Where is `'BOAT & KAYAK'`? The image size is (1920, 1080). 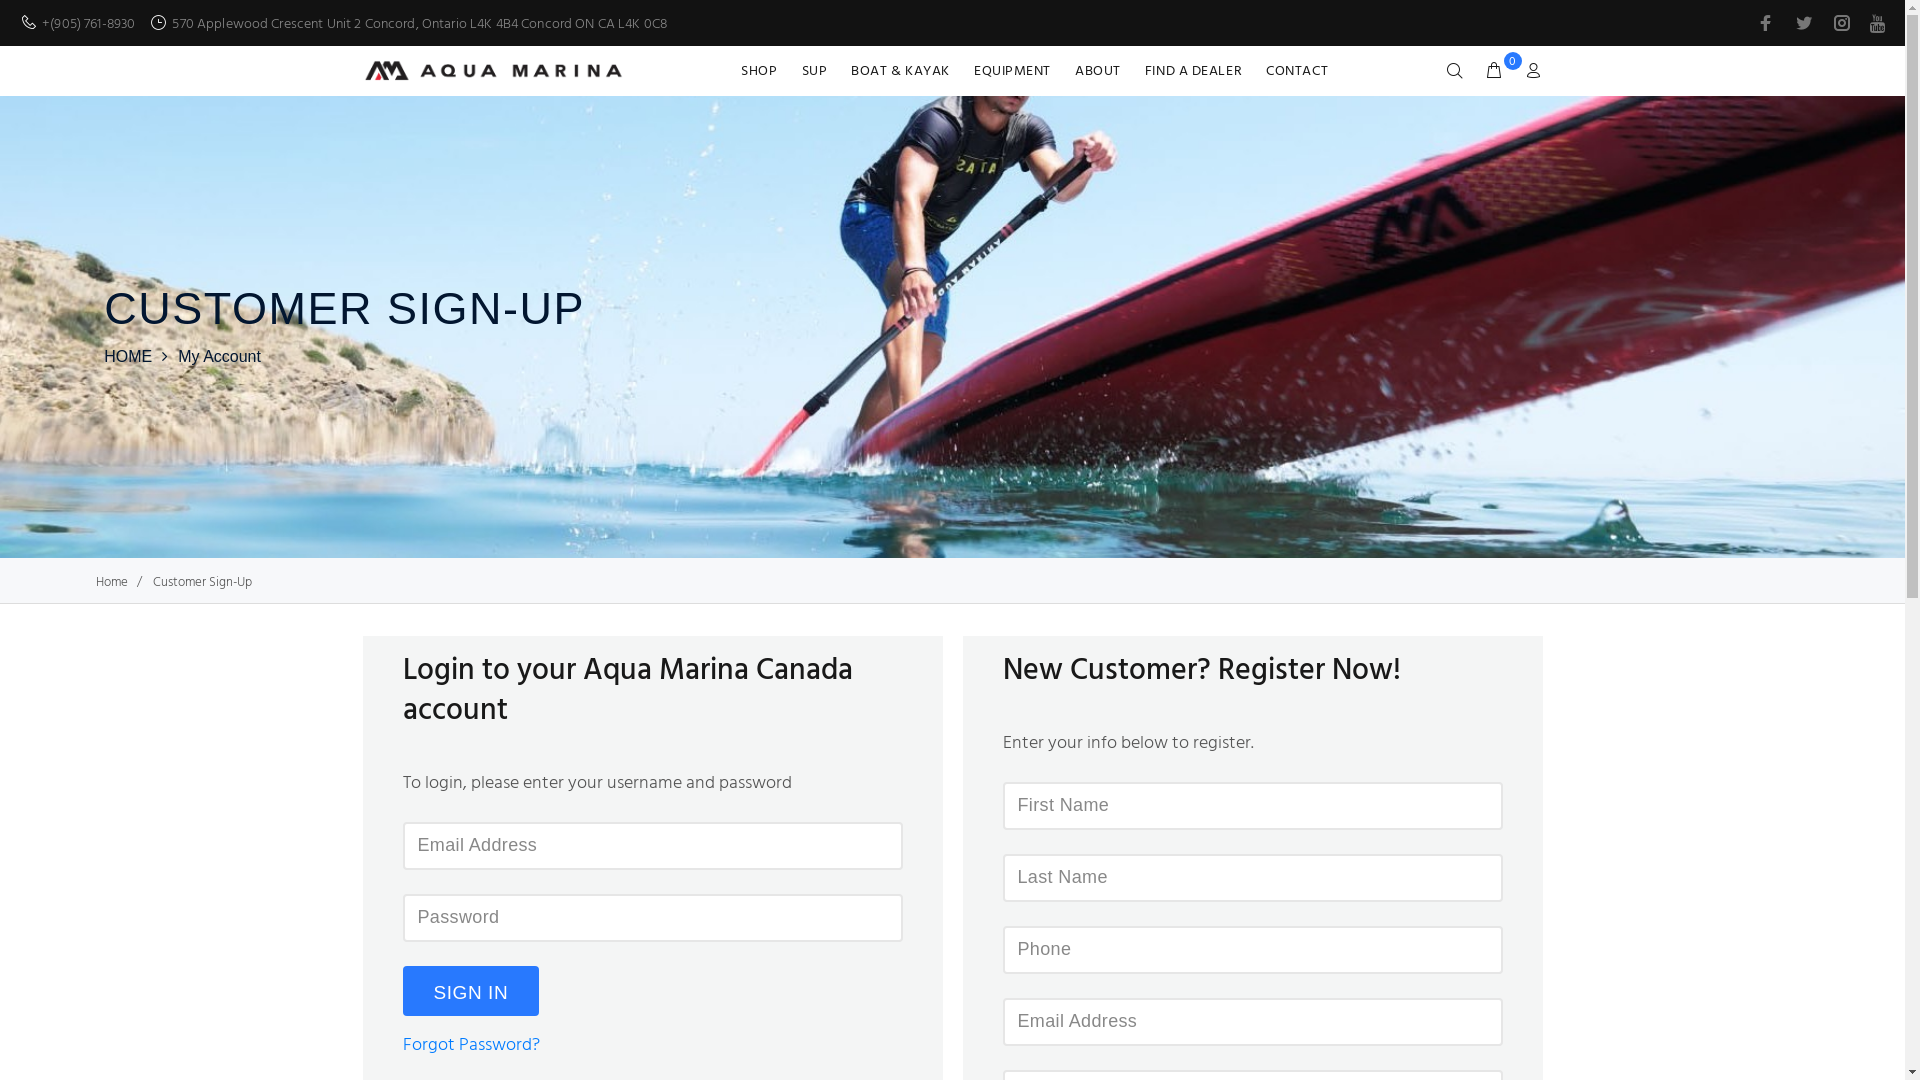 'BOAT & KAYAK' is located at coordinates (899, 69).